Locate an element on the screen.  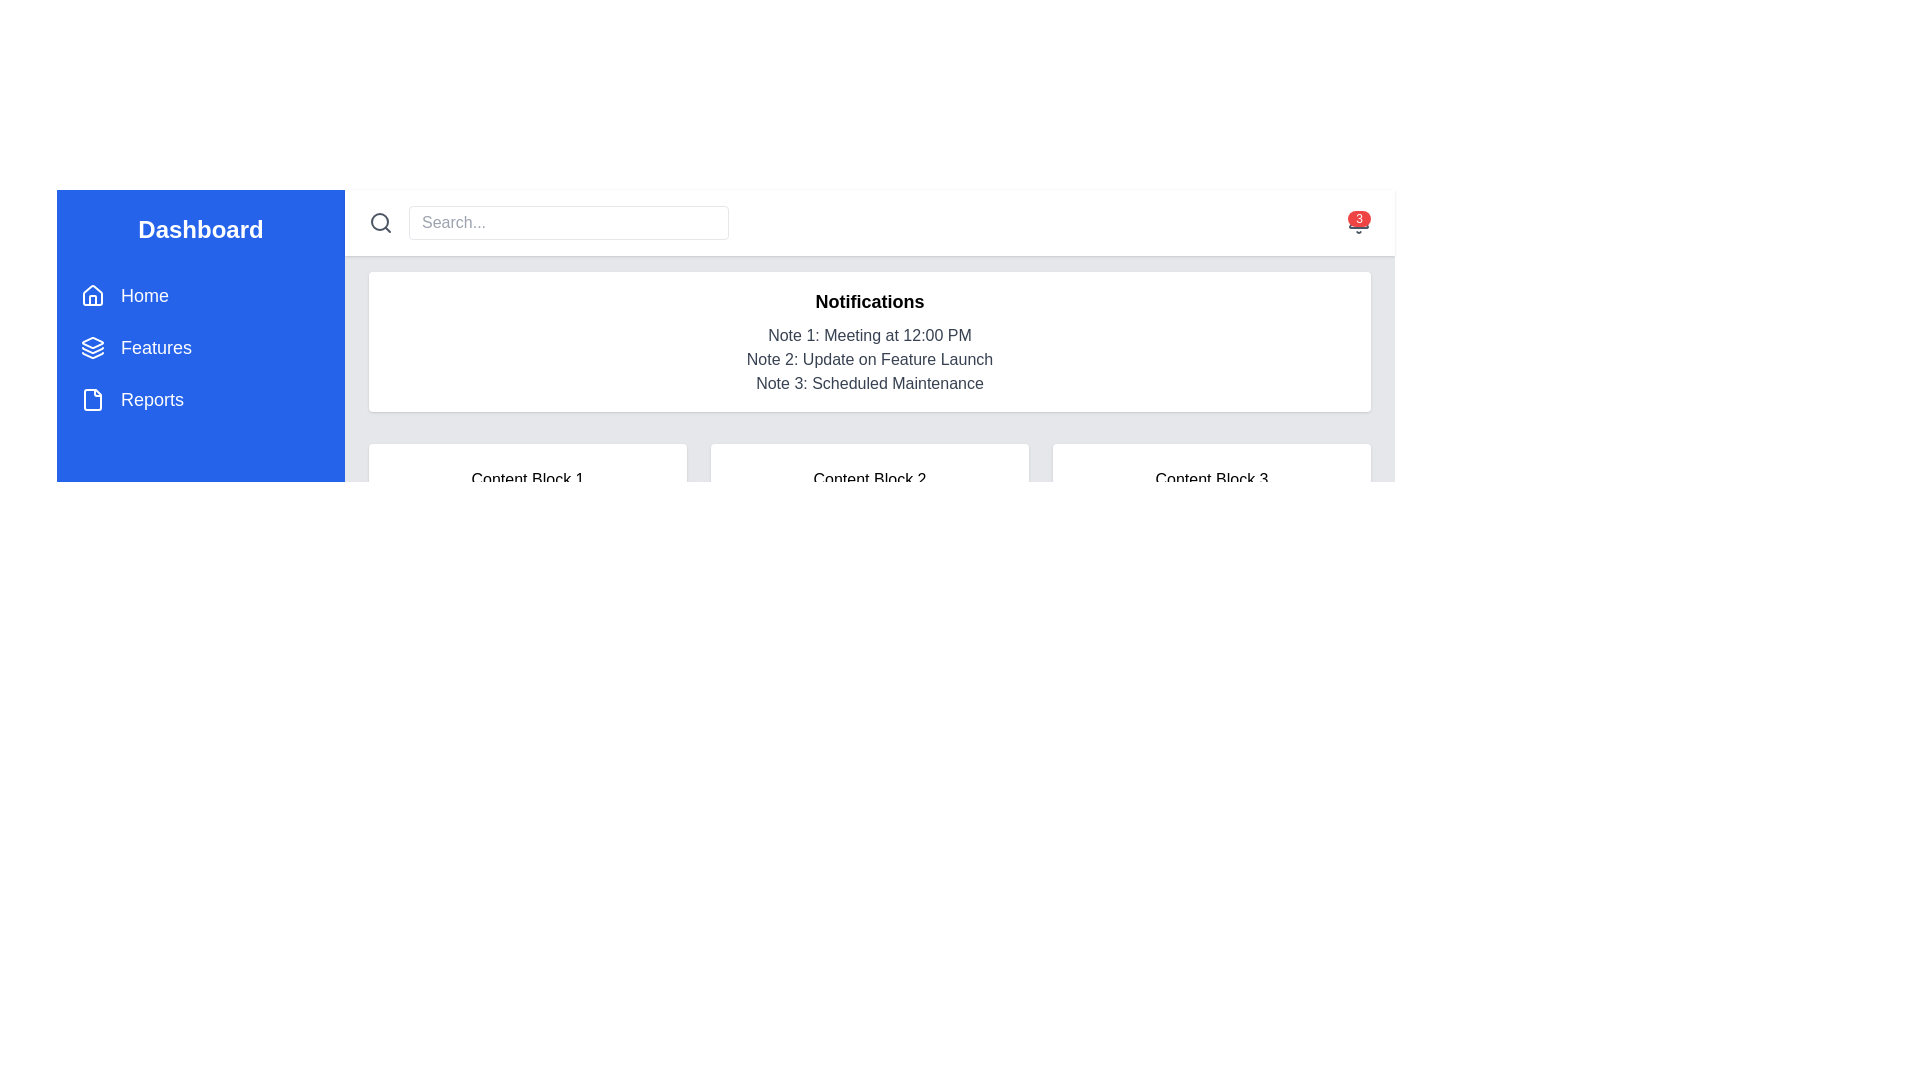
the first text label in the Notifications box that informs about the scheduled meeting is located at coordinates (869, 334).